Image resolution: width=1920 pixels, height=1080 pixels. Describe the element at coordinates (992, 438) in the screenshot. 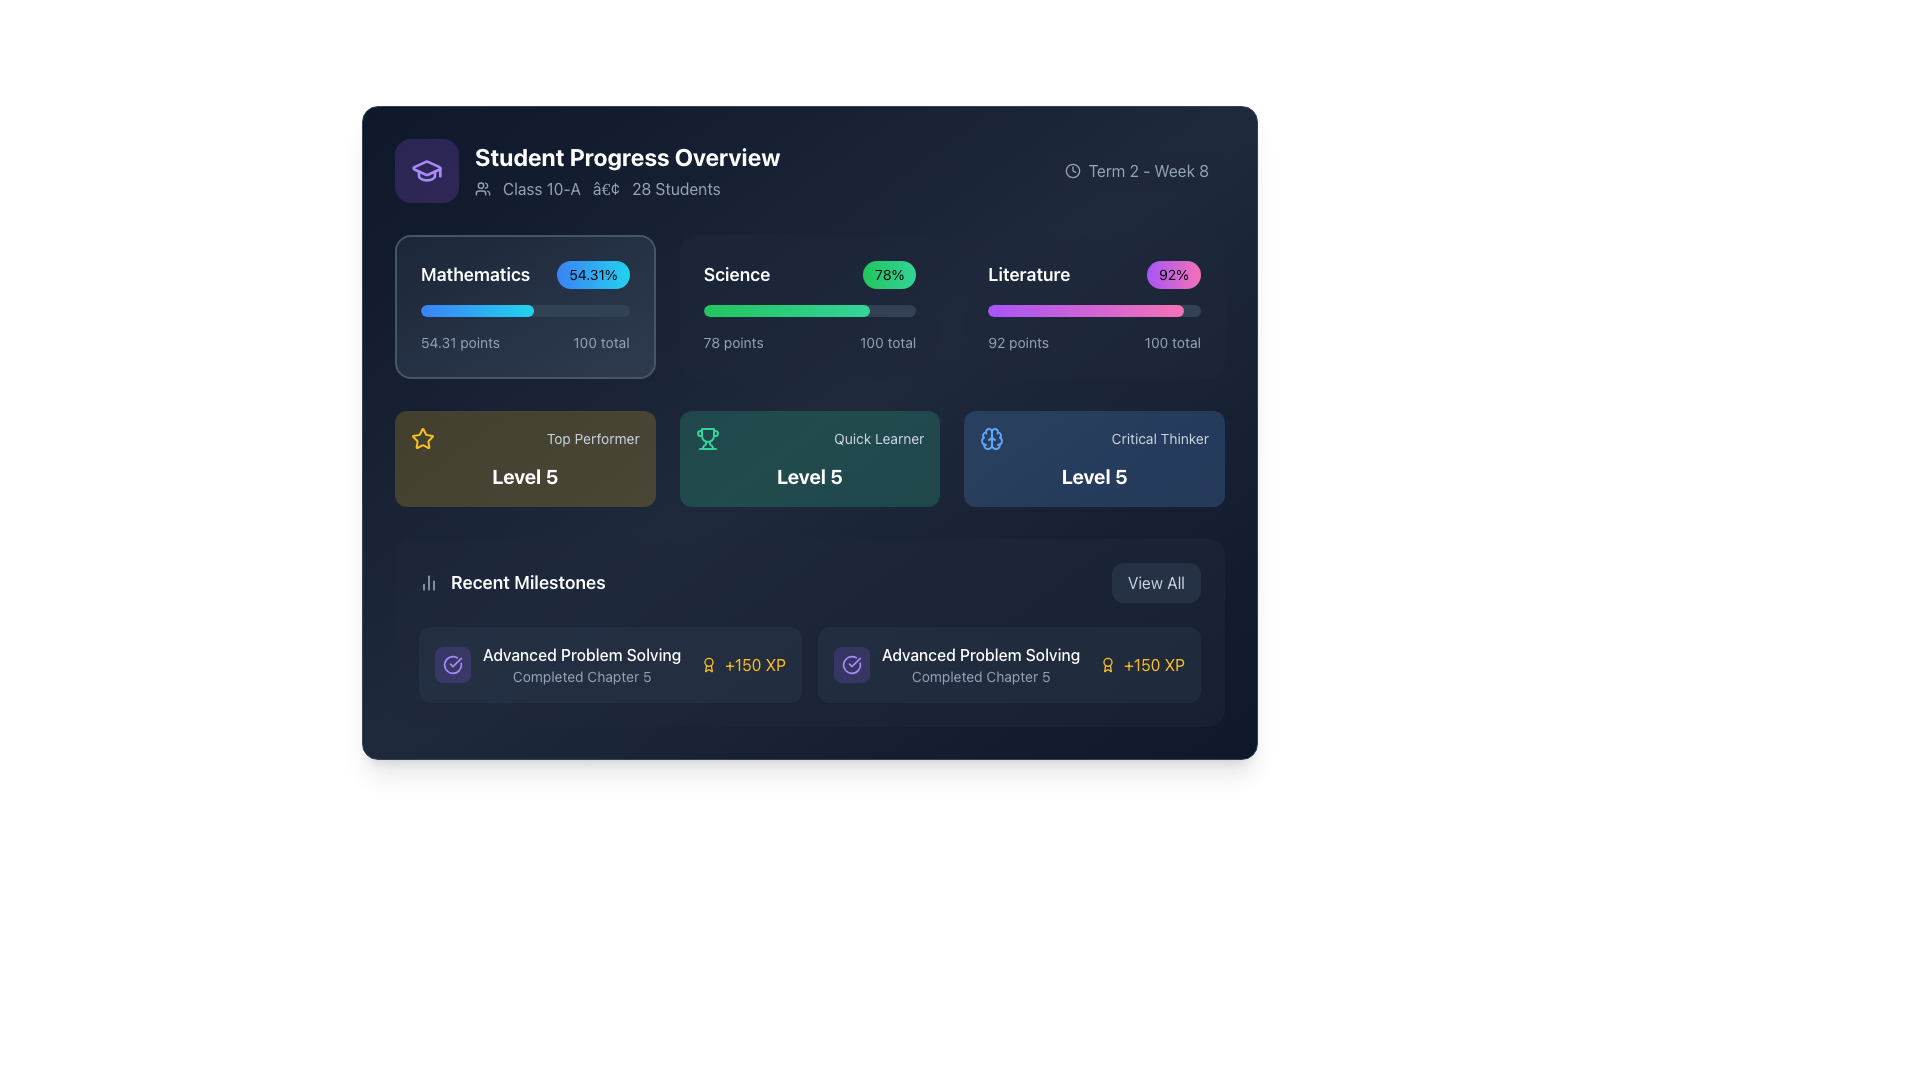

I see `the SVG icon representing critical thinking associated with the 'Critical Thinker' group` at that location.